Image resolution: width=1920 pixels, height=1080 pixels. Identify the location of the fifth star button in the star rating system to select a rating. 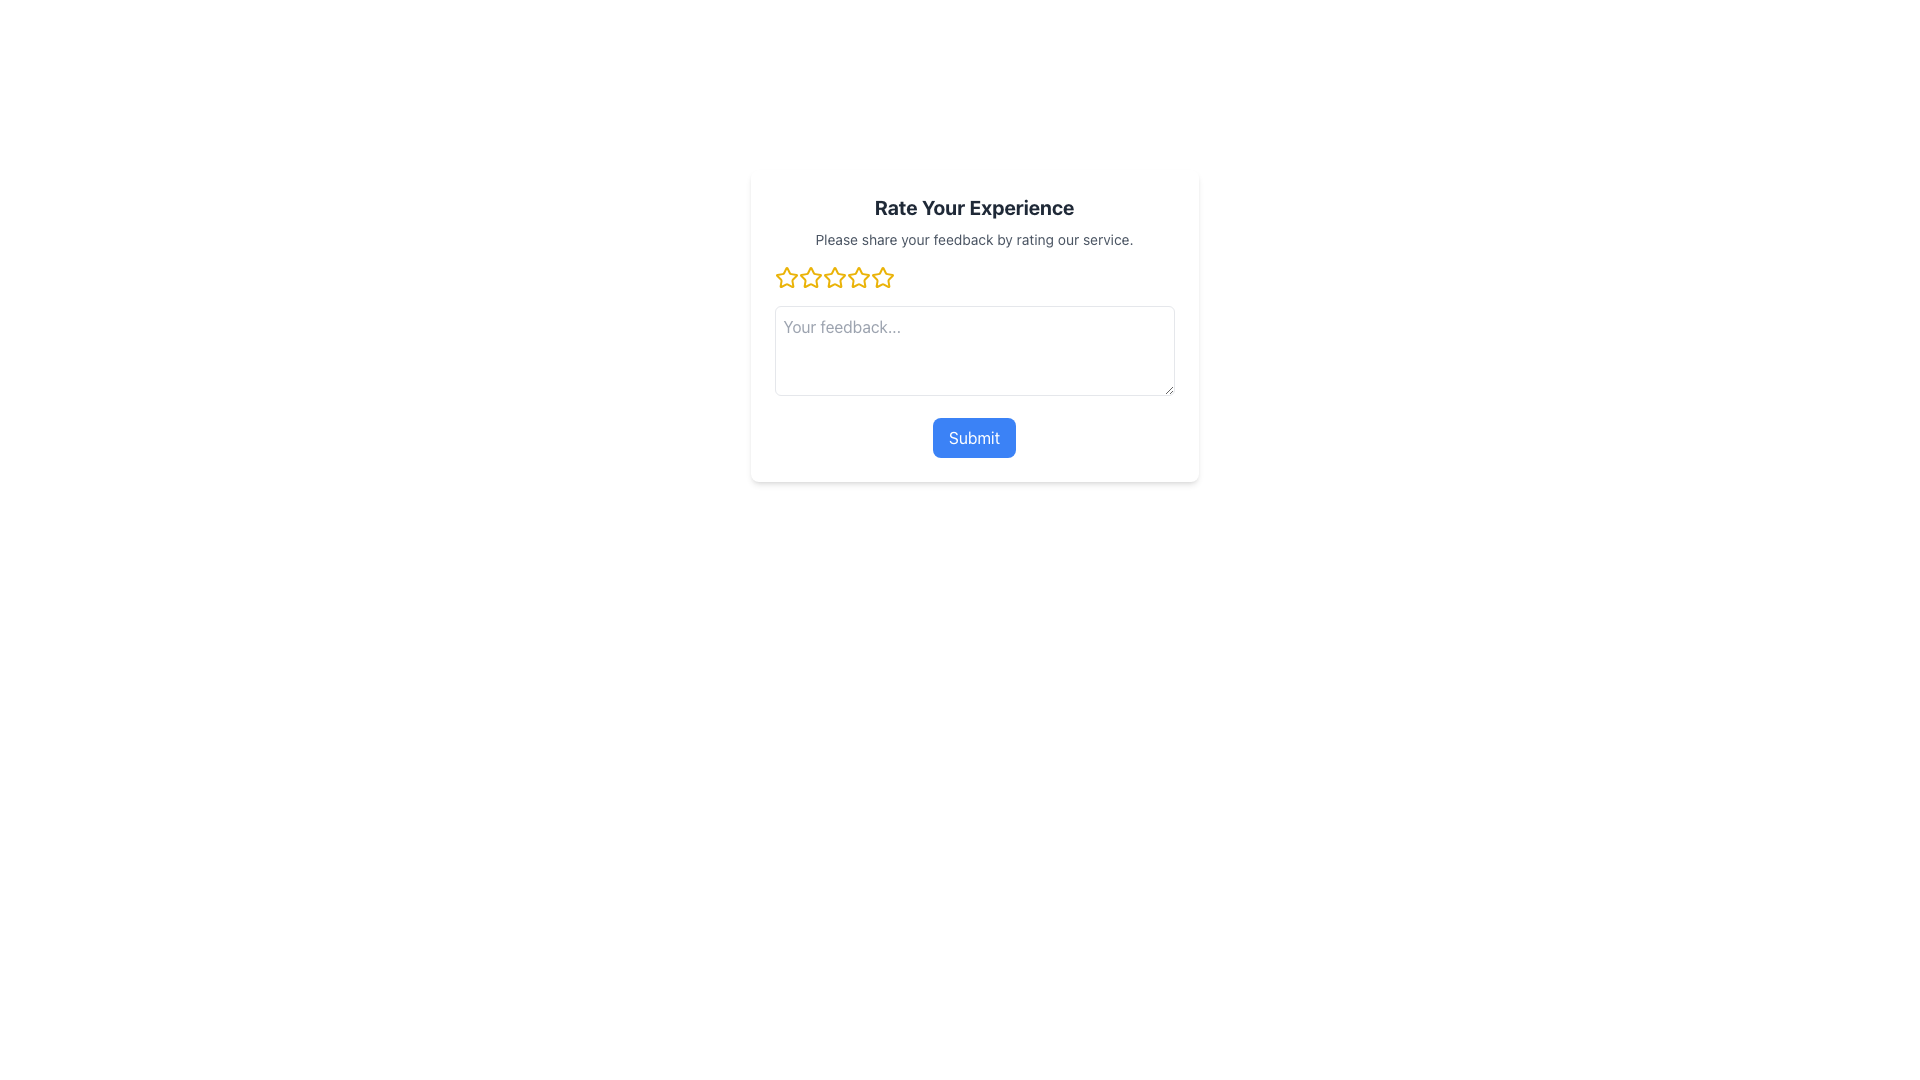
(881, 277).